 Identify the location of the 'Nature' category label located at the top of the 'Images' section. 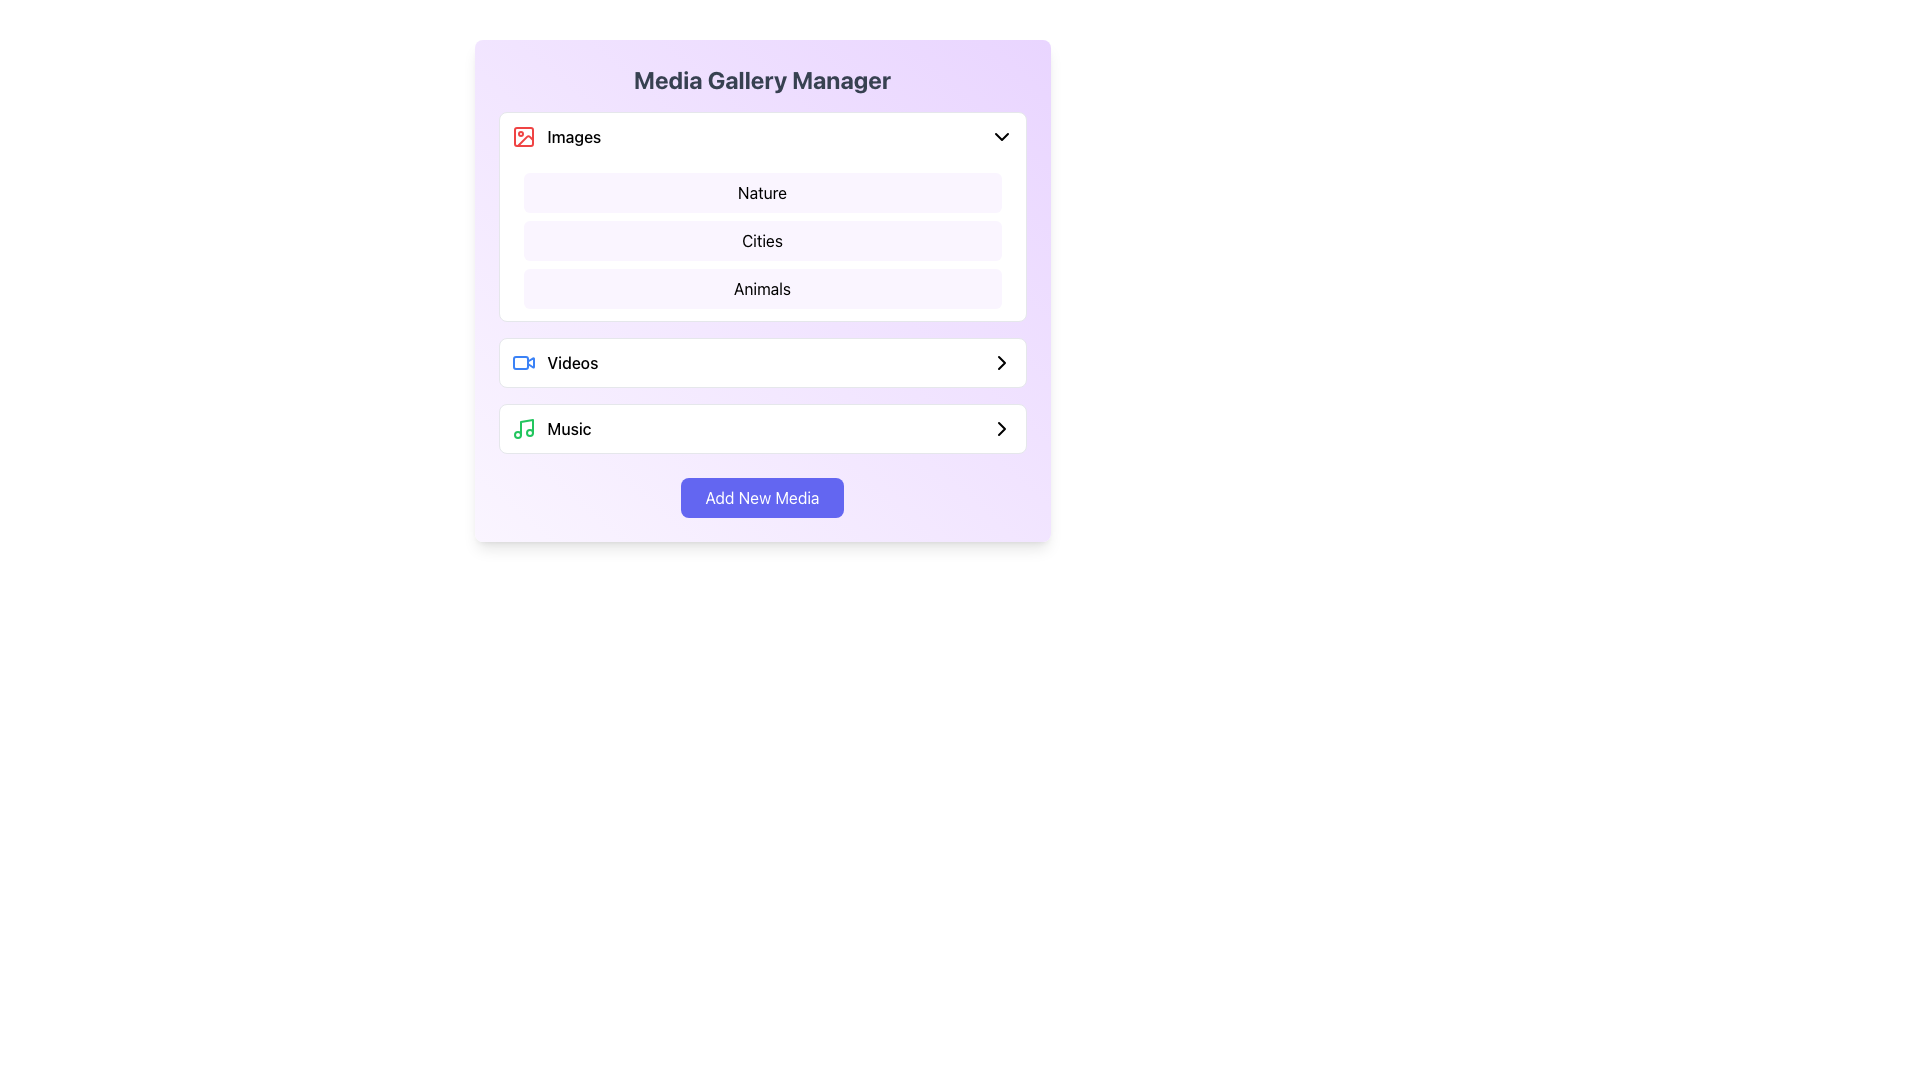
(761, 192).